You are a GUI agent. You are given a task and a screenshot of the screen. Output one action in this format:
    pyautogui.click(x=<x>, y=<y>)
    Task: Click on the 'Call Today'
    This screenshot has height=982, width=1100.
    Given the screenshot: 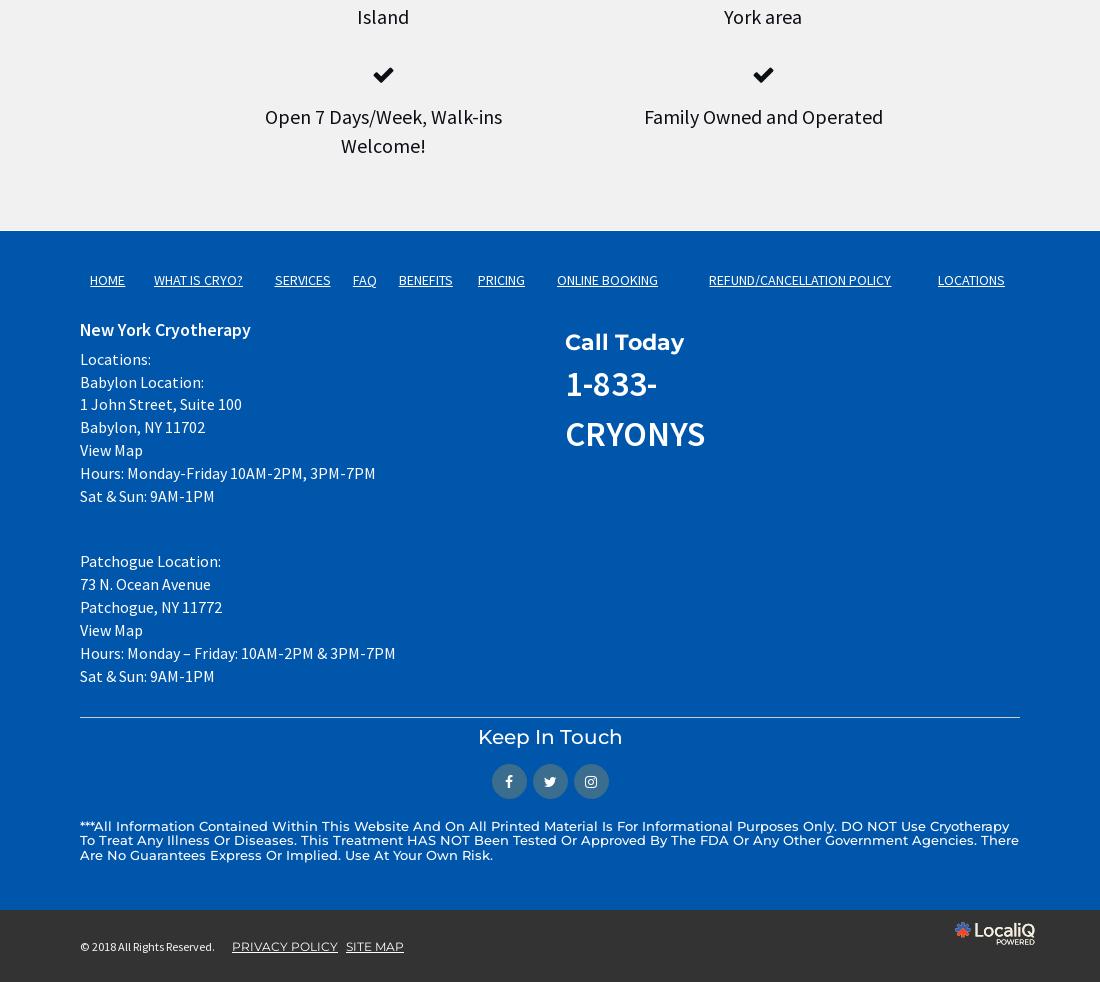 What is the action you would take?
    pyautogui.click(x=624, y=342)
    